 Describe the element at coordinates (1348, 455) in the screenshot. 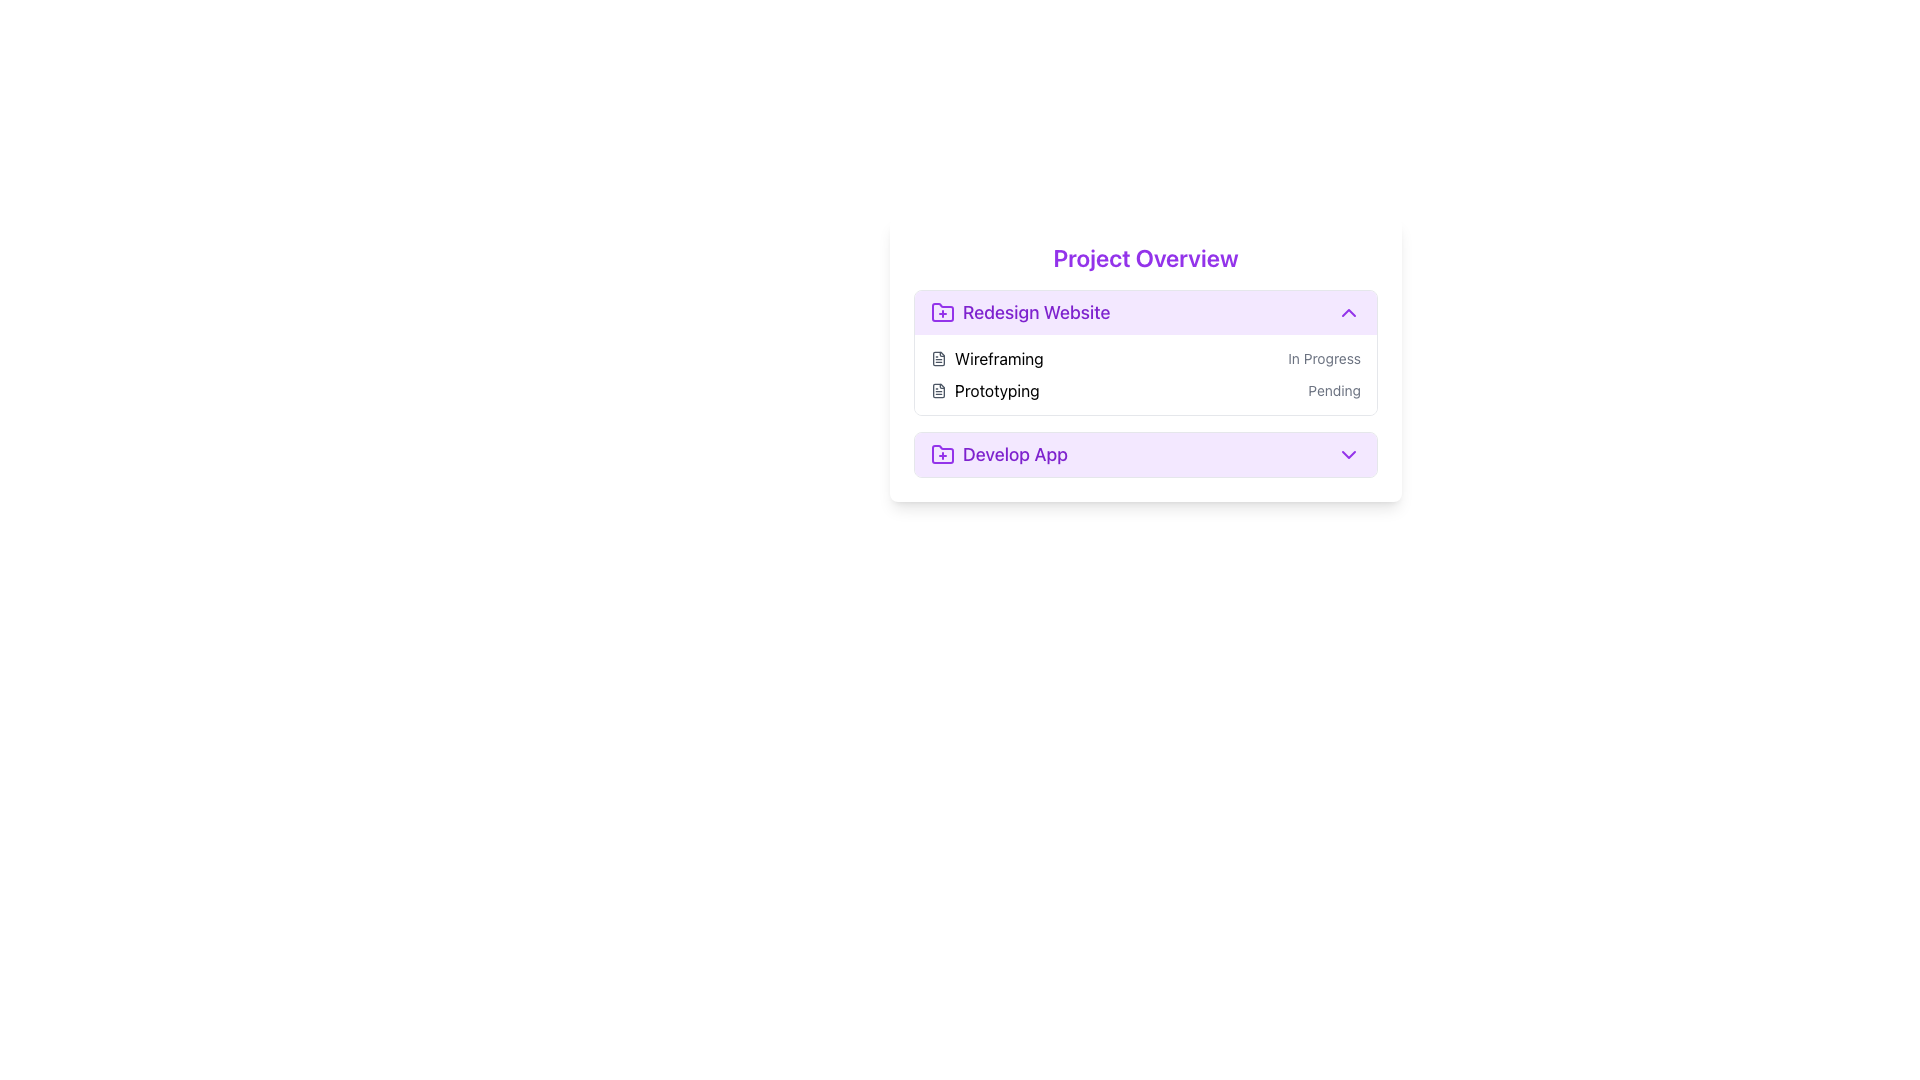

I see `the toggle button located on the extreme right side of the 'Develop App' section` at that location.